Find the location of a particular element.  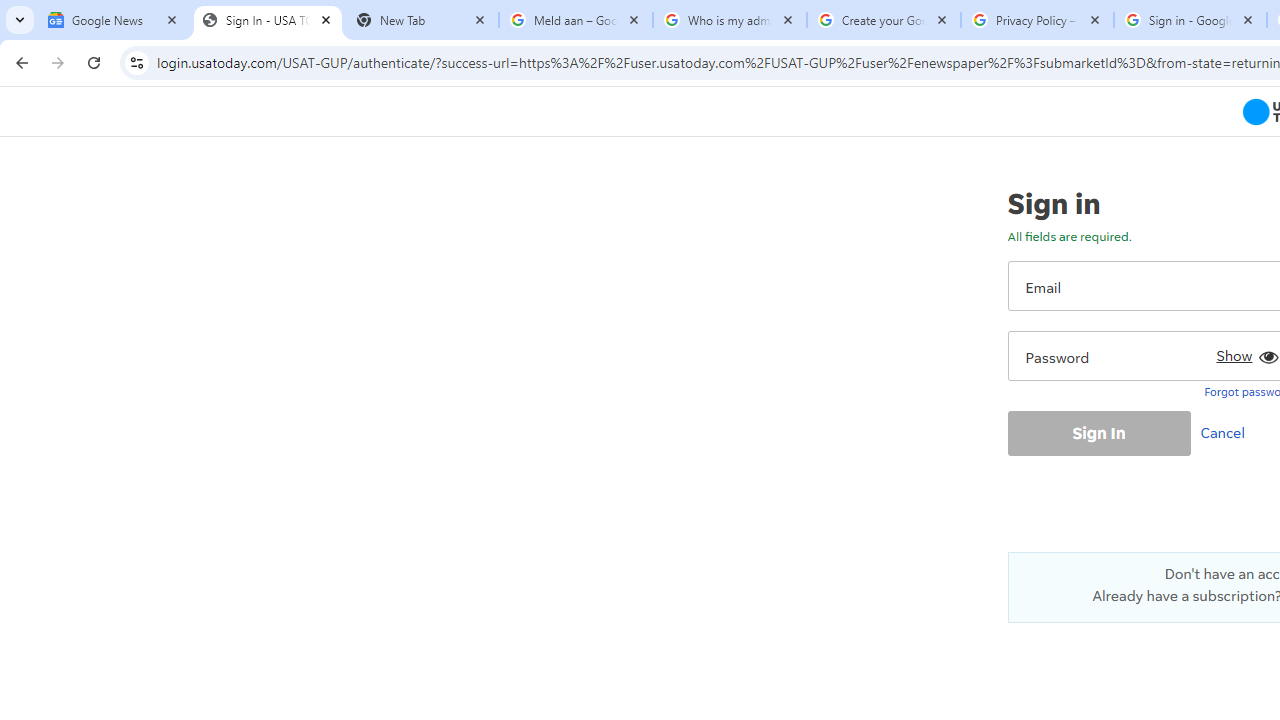

'Create your Google Account' is located at coordinates (882, 20).